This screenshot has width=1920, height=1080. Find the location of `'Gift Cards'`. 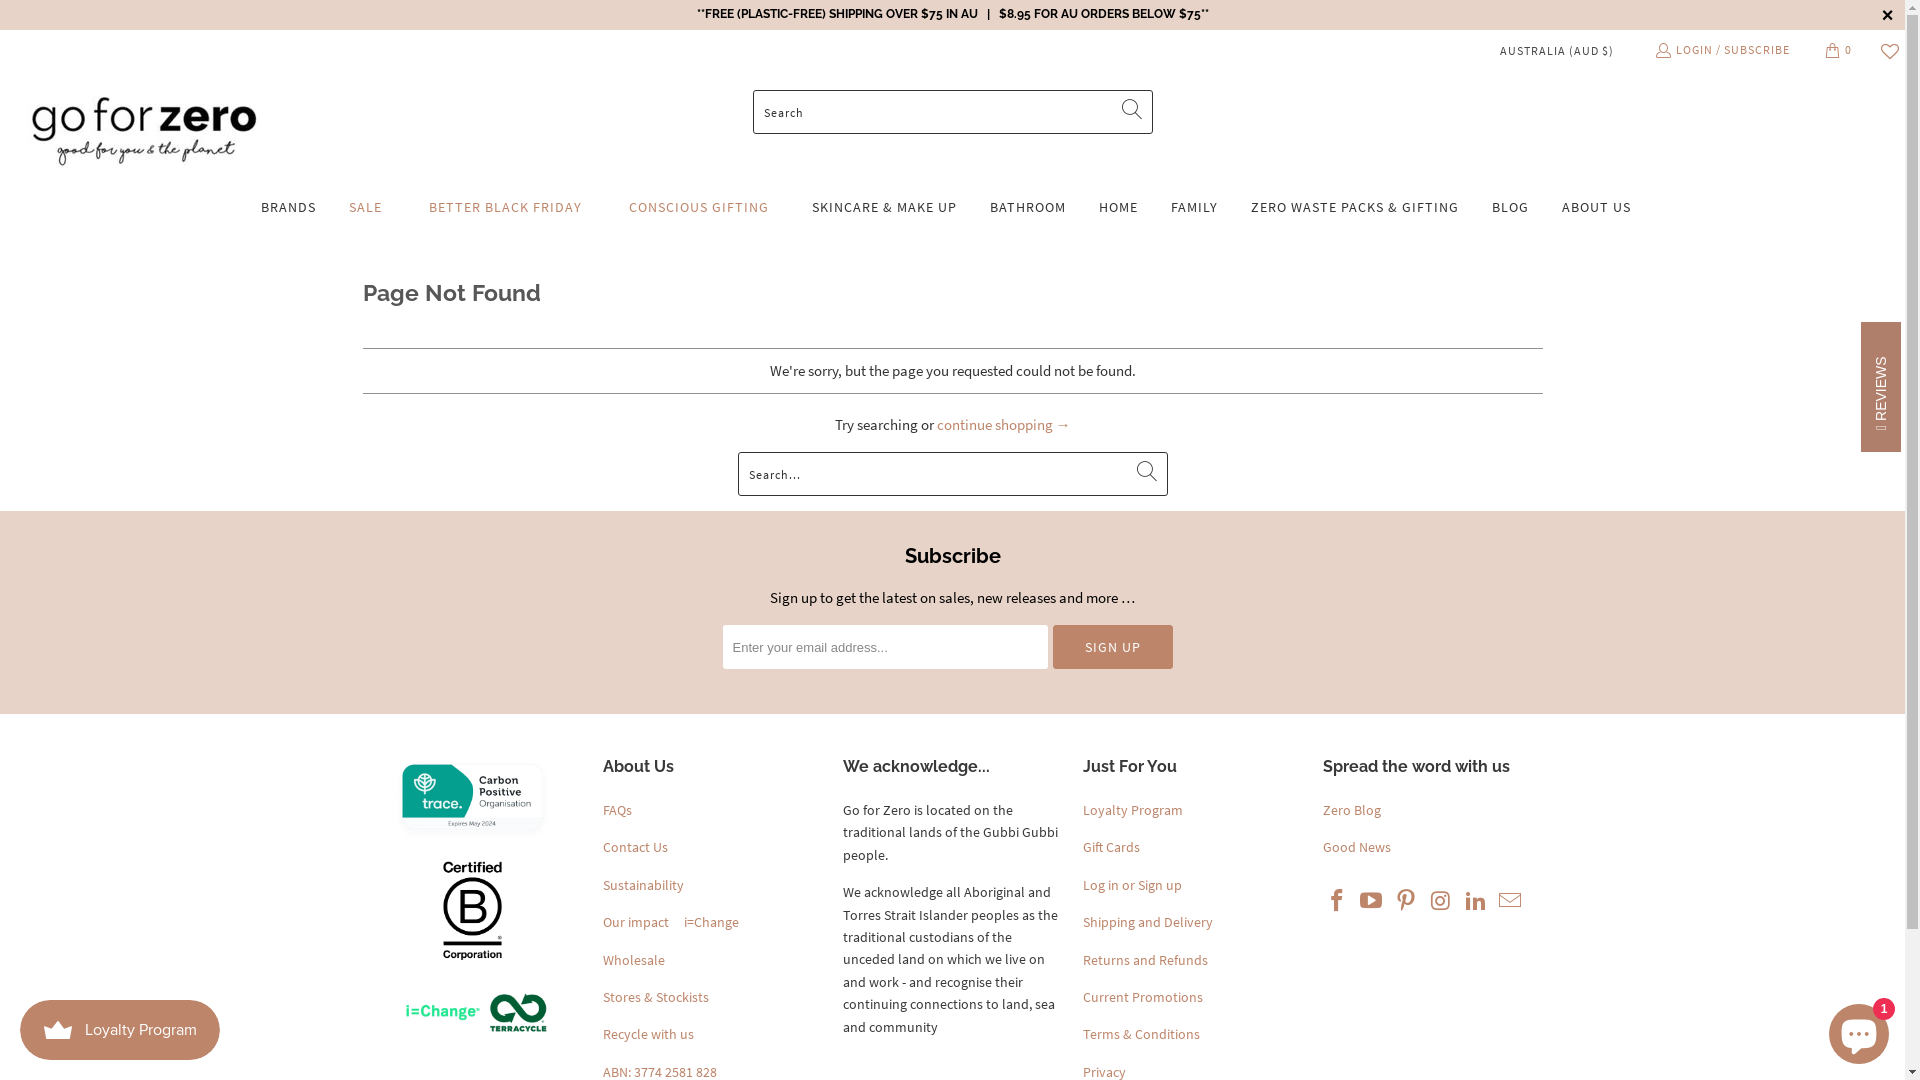

'Gift Cards' is located at coordinates (1109, 847).